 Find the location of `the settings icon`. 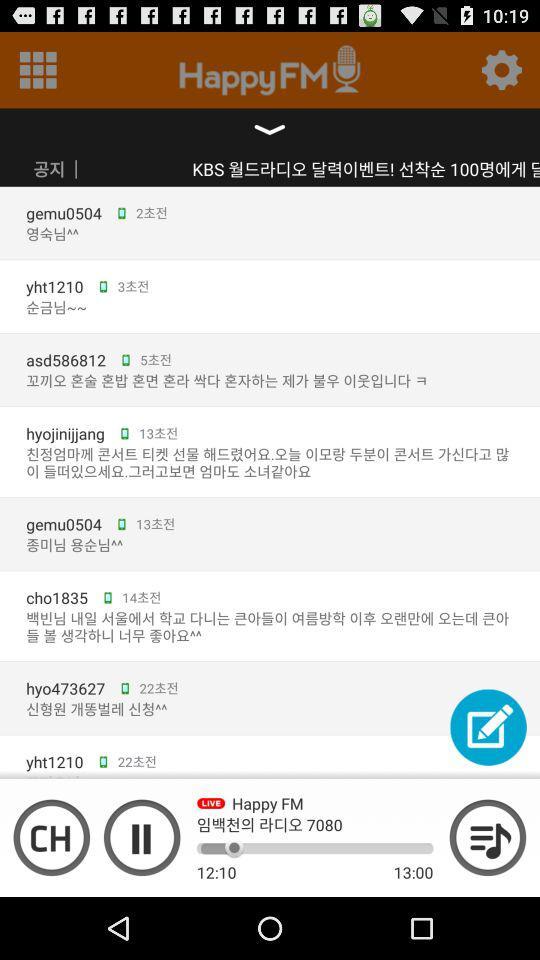

the settings icon is located at coordinates (500, 74).